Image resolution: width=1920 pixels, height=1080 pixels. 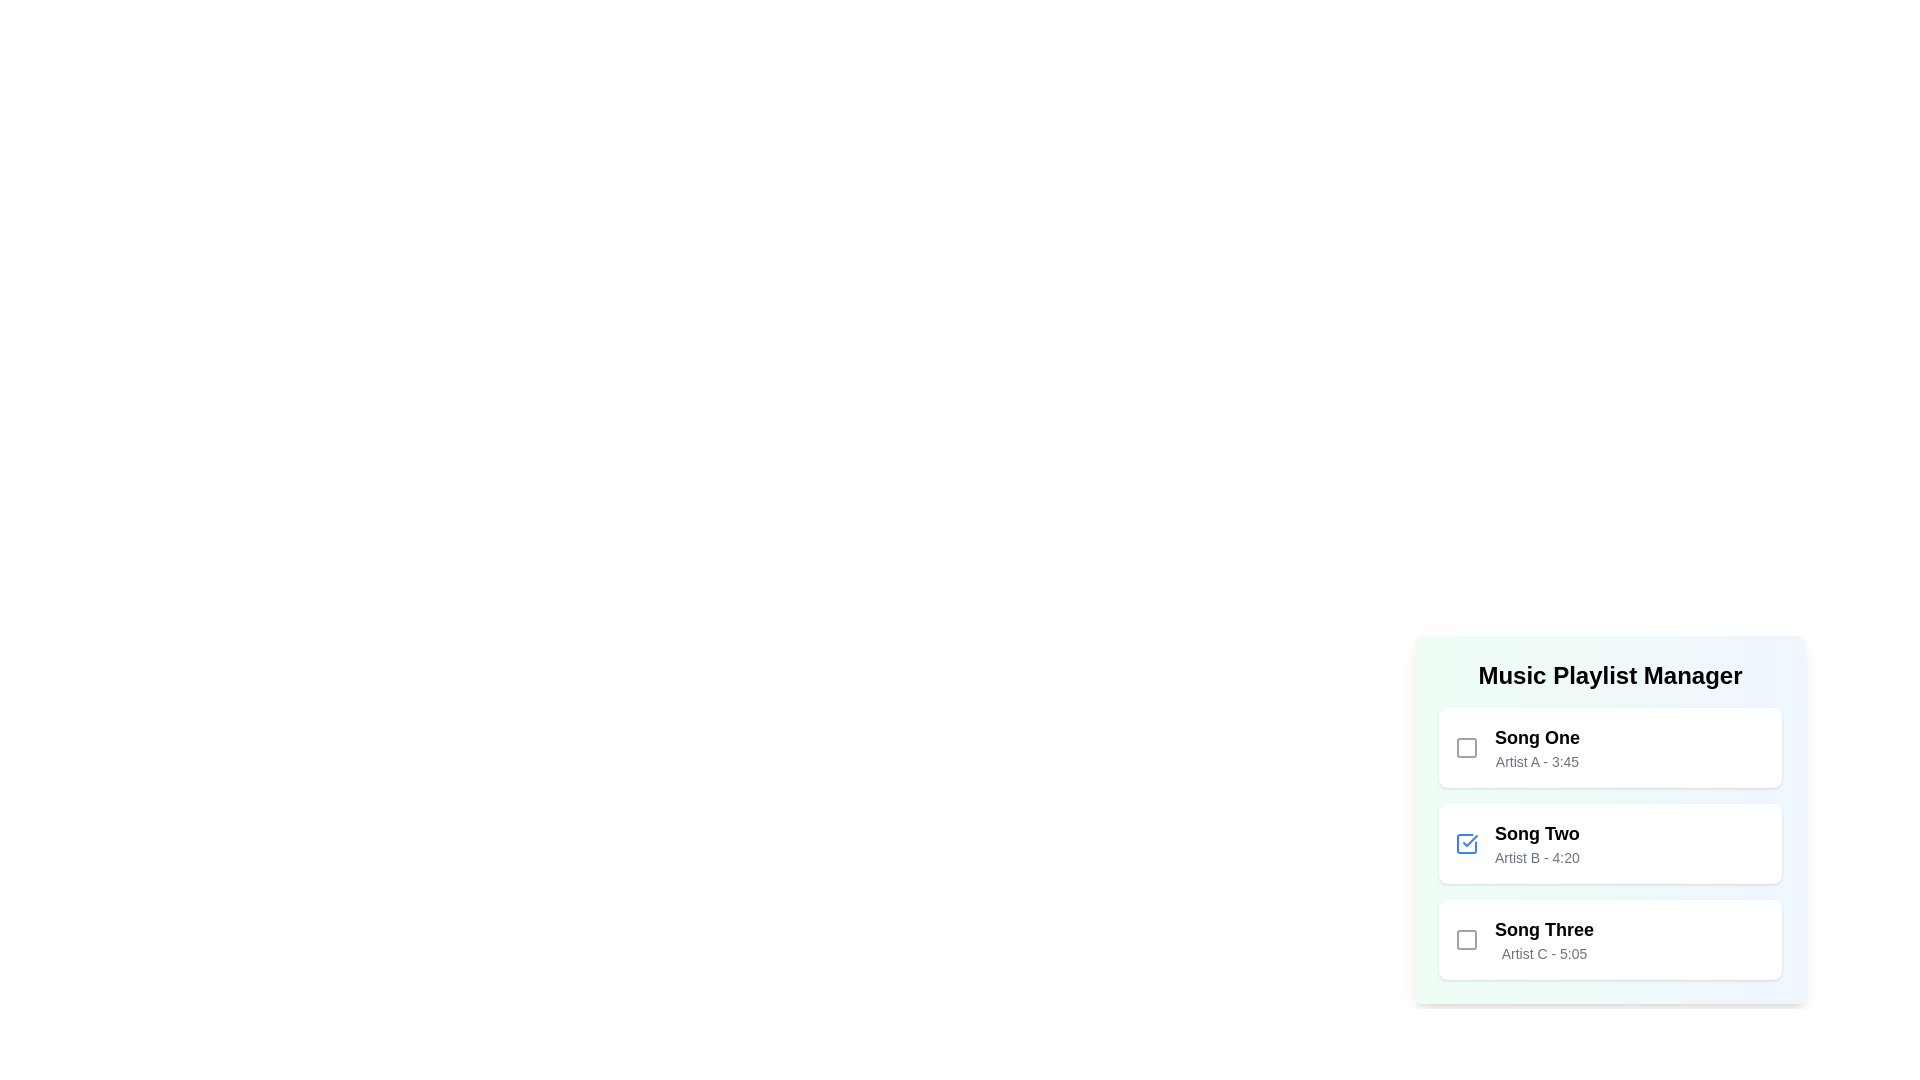 I want to click on the List Item with Checkbox representing the second song in the Music Playlist Manager, so click(x=1610, y=844).